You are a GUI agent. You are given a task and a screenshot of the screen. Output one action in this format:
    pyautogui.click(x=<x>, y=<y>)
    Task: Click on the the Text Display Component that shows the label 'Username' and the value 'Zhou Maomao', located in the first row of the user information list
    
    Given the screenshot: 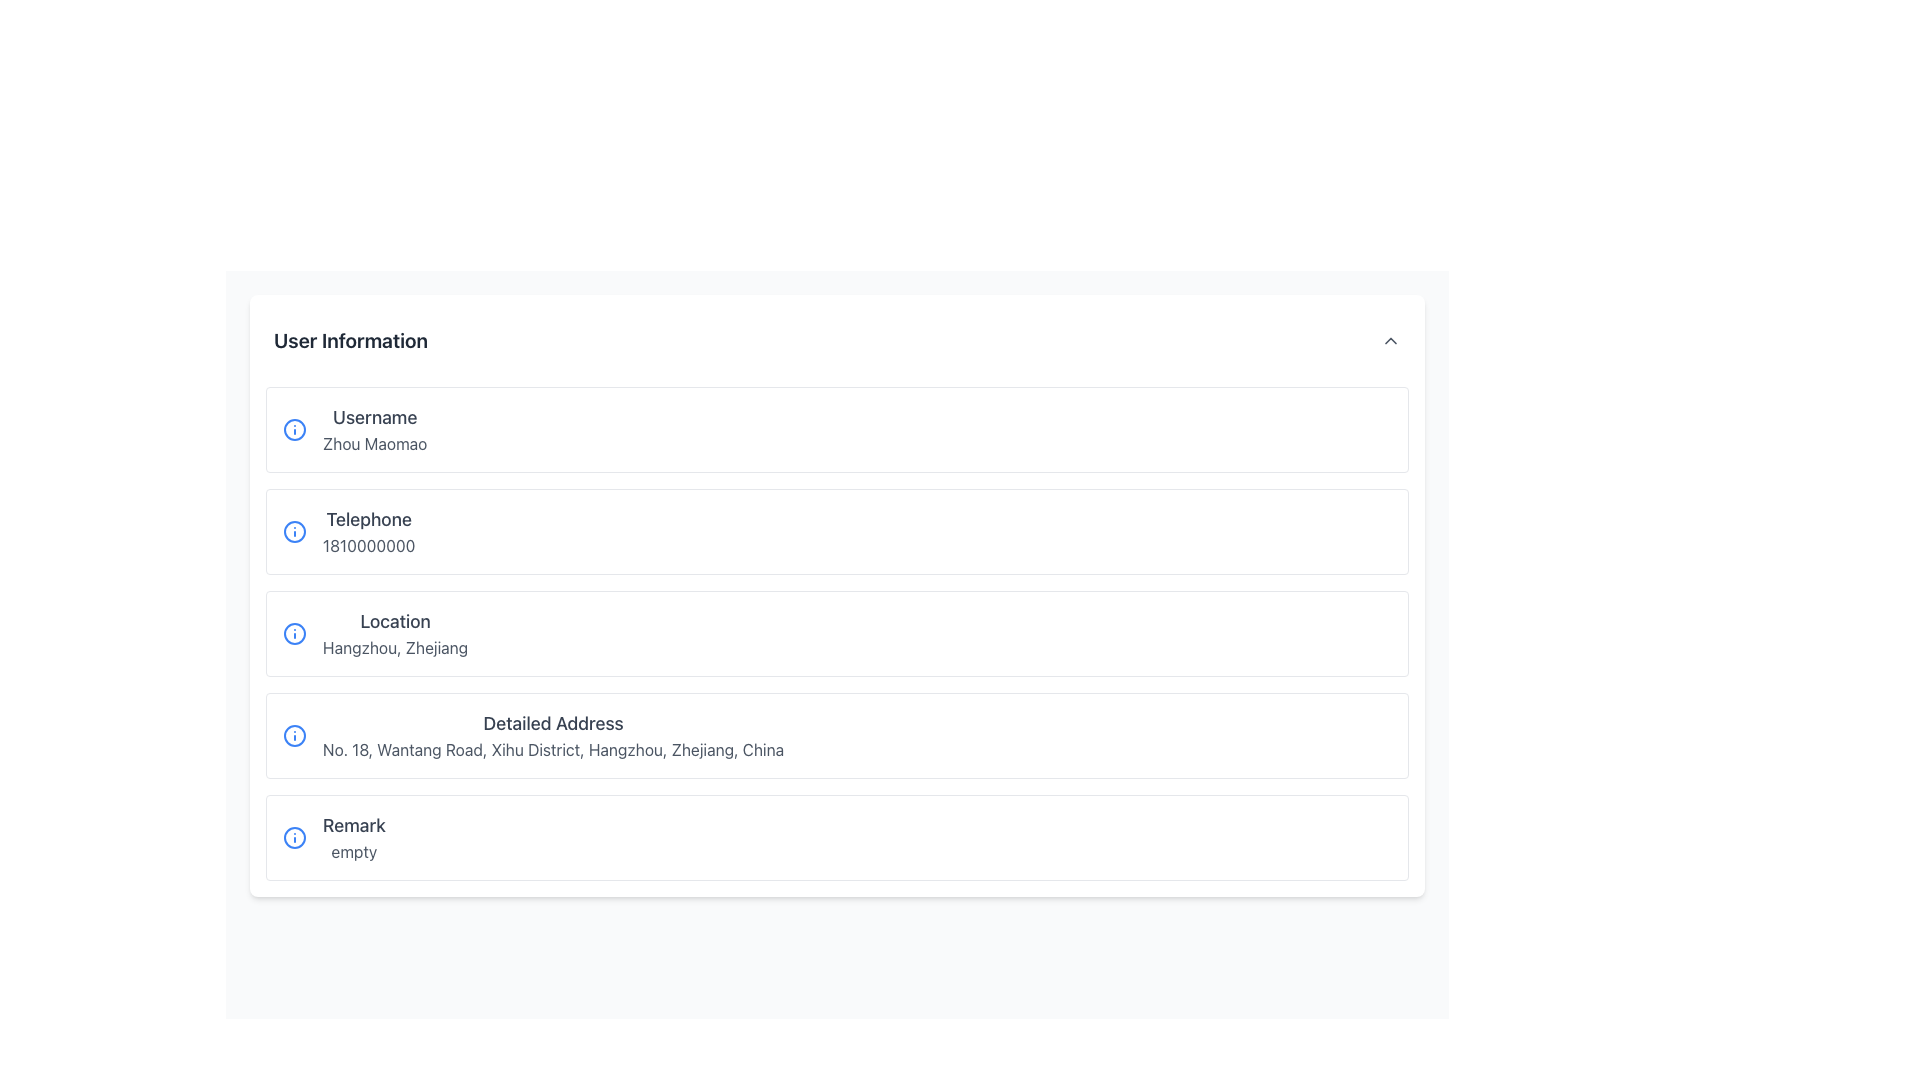 What is the action you would take?
    pyautogui.click(x=375, y=428)
    